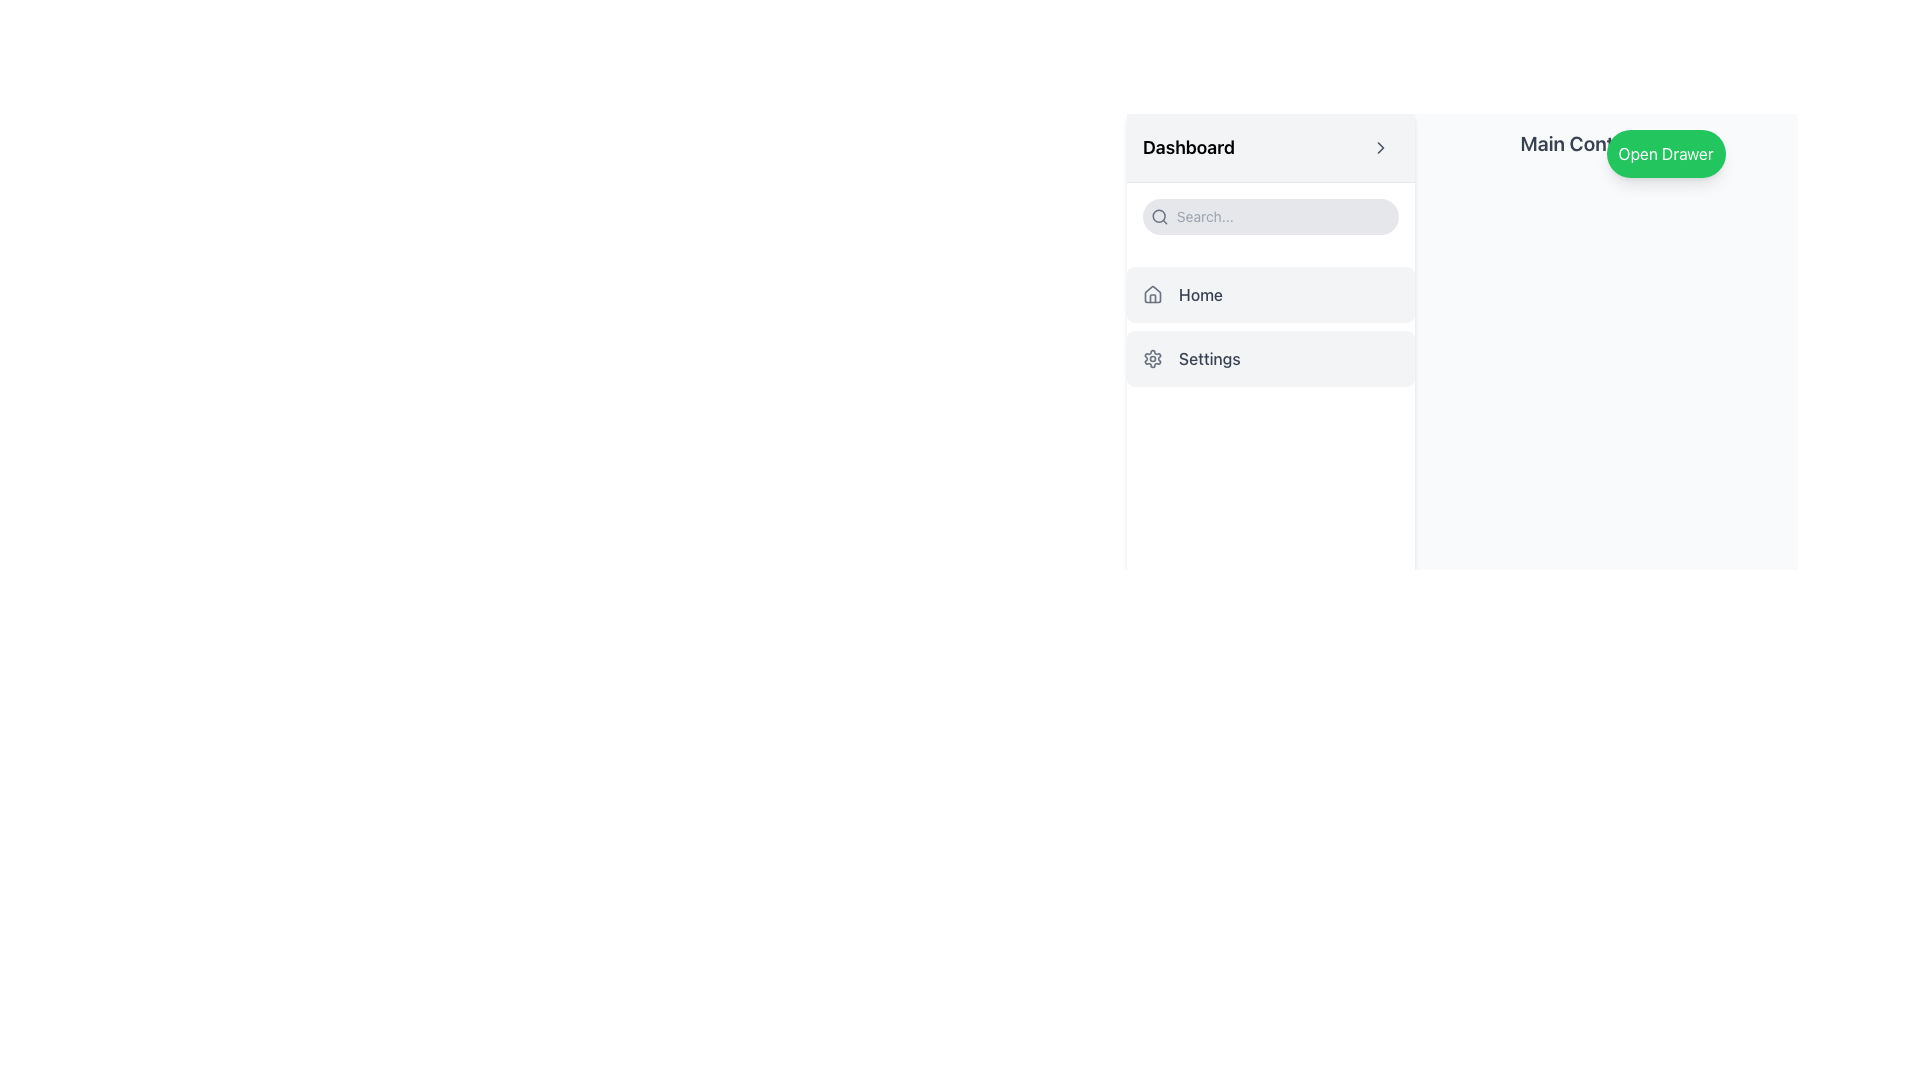 The height and width of the screenshot is (1080, 1920). Describe the element at coordinates (1270, 357) in the screenshot. I see `the second navigation button in the menu` at that location.